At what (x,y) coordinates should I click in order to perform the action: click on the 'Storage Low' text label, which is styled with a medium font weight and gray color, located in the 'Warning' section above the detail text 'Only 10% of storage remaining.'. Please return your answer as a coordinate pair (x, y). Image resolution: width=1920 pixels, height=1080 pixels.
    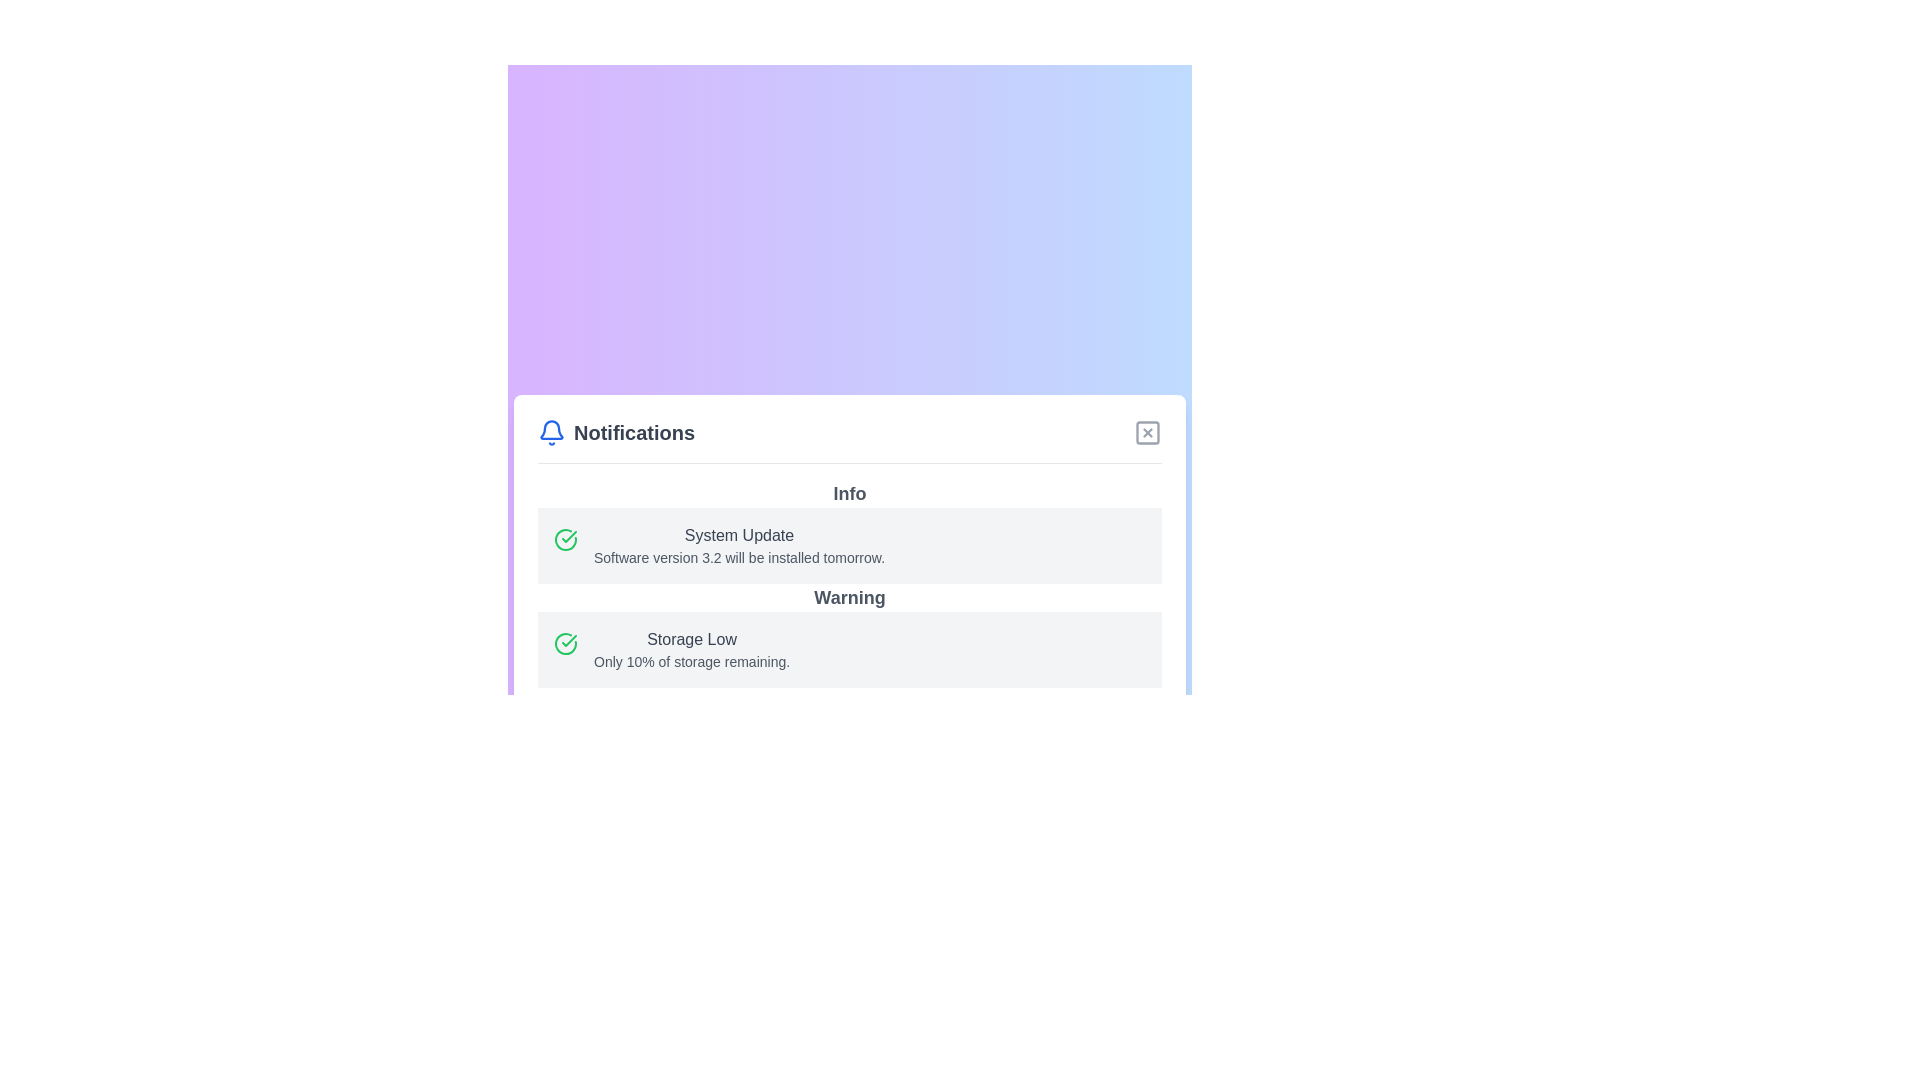
    Looking at the image, I should click on (691, 639).